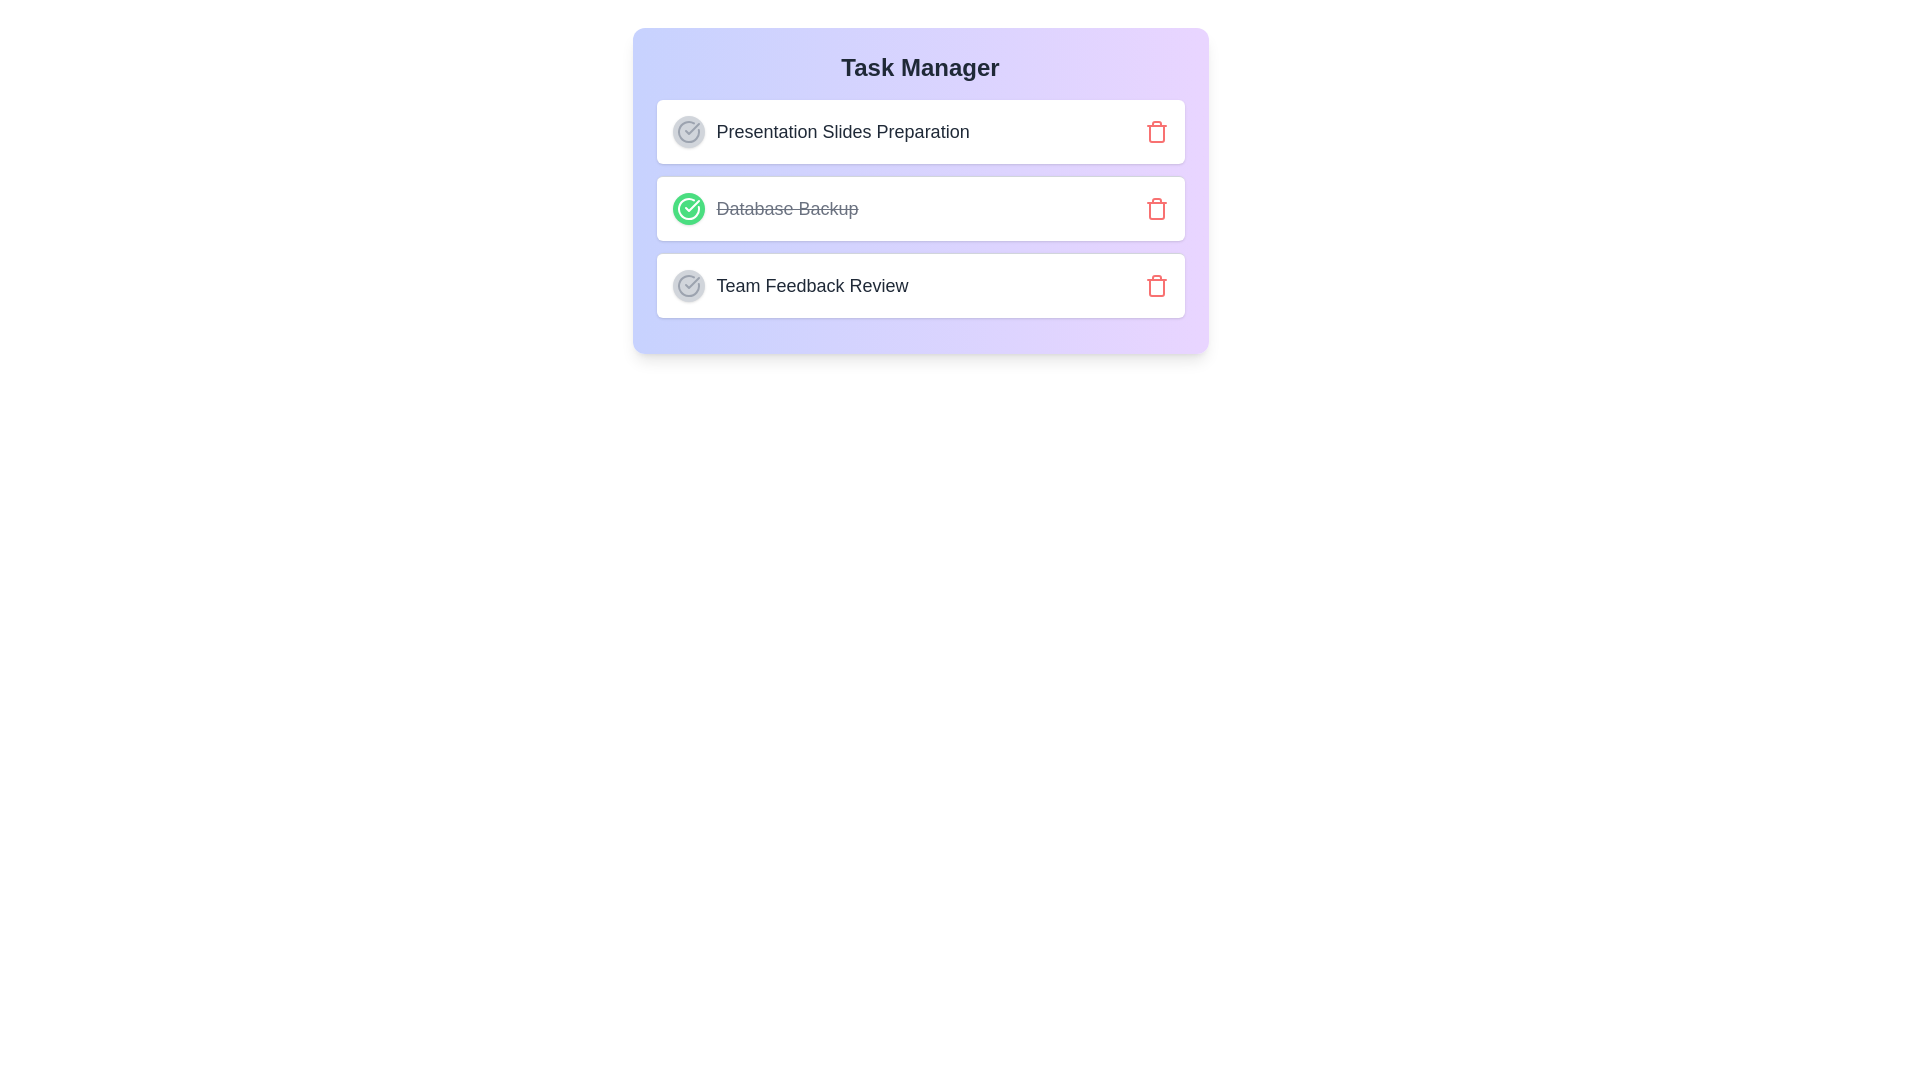  Describe the element at coordinates (1156, 285) in the screenshot. I see `trash icon next to the task named Team Feedback Review to delete it` at that location.